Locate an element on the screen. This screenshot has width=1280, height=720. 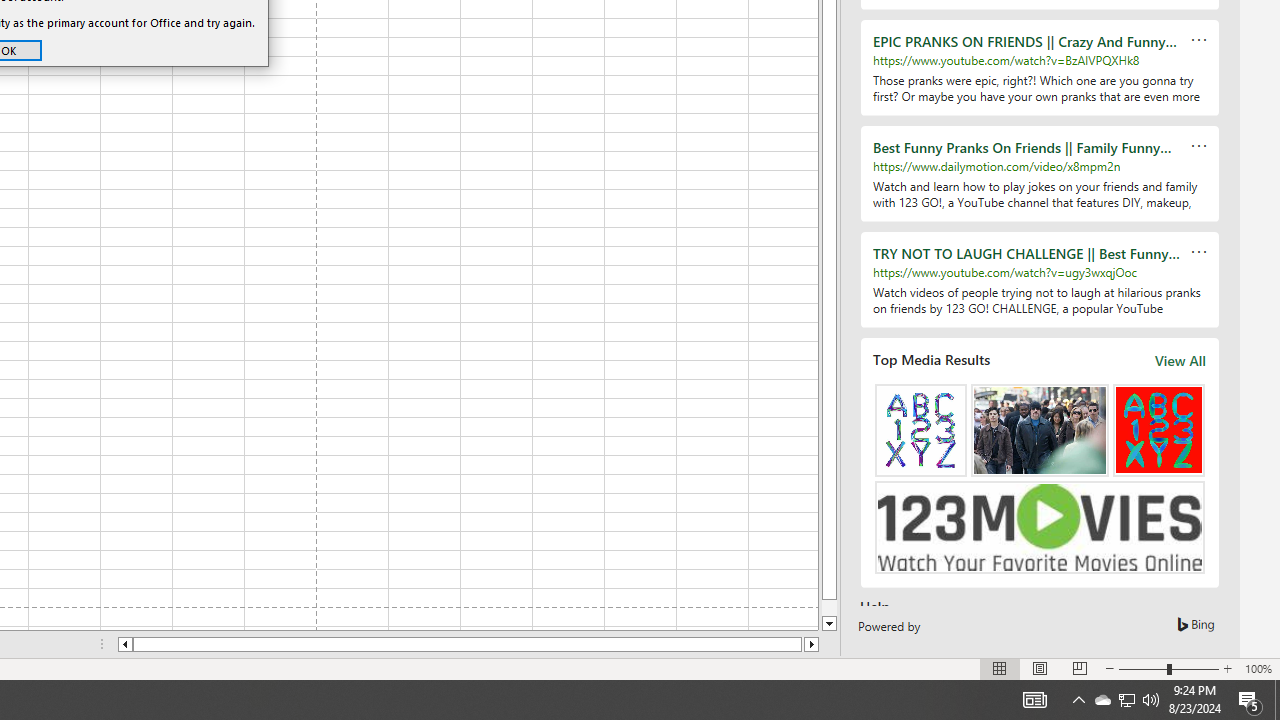
'Action Center, 5 new notifications' is located at coordinates (1250, 698).